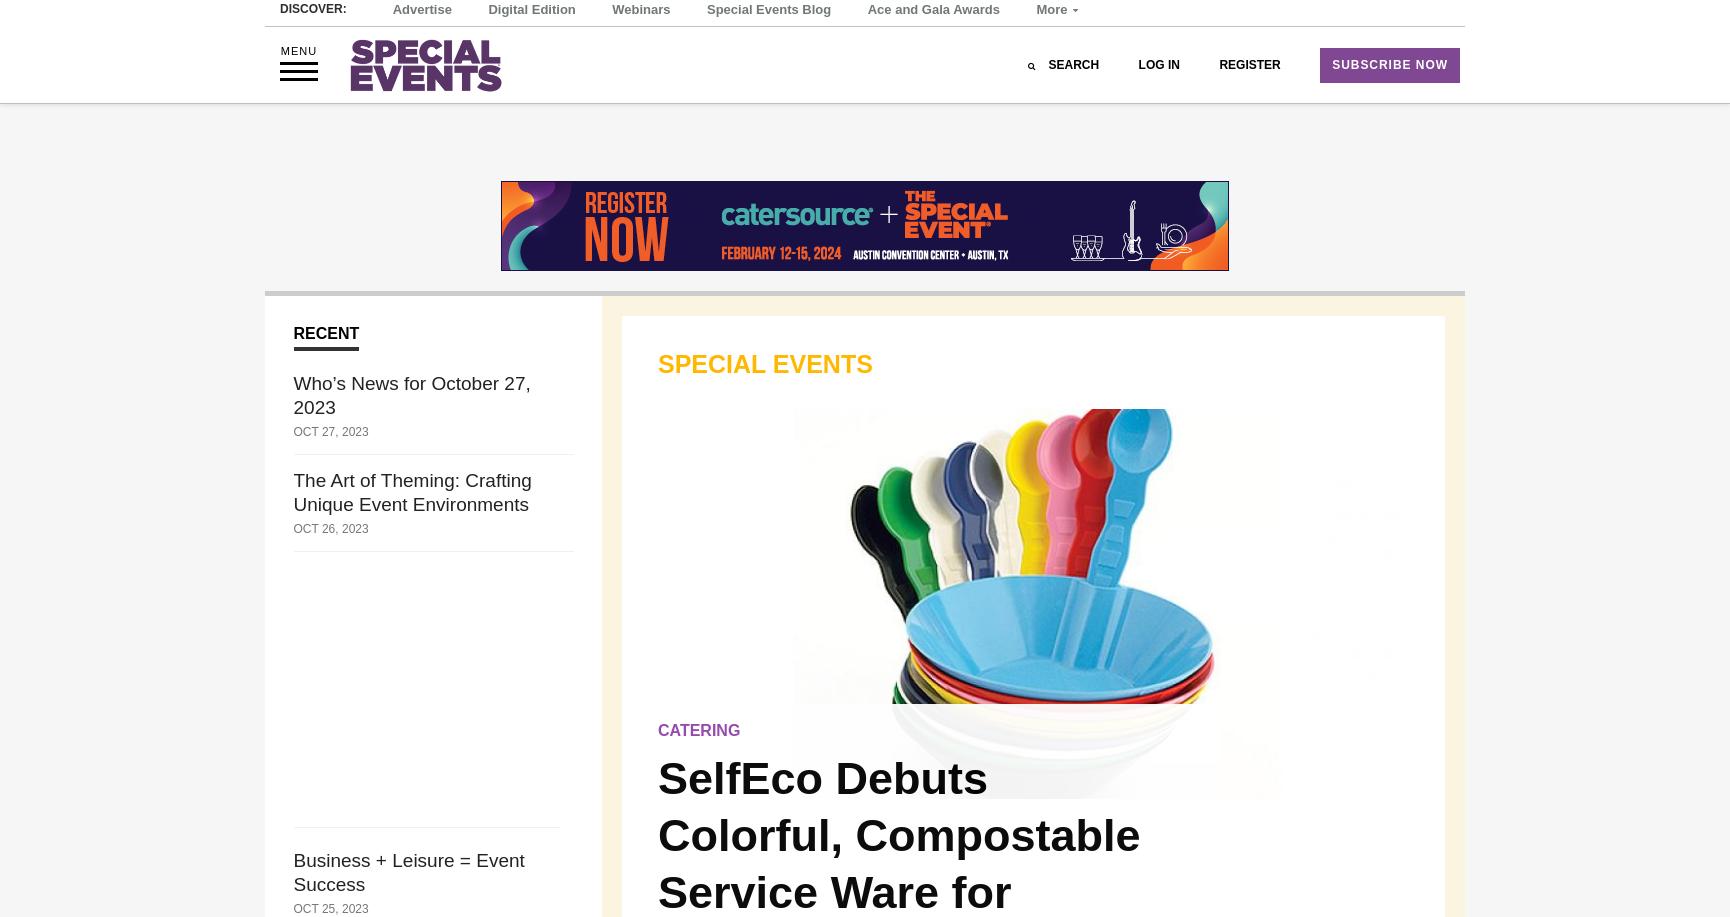 The height and width of the screenshot is (917, 1730). Describe the element at coordinates (1034, 53) in the screenshot. I see `'More'` at that location.